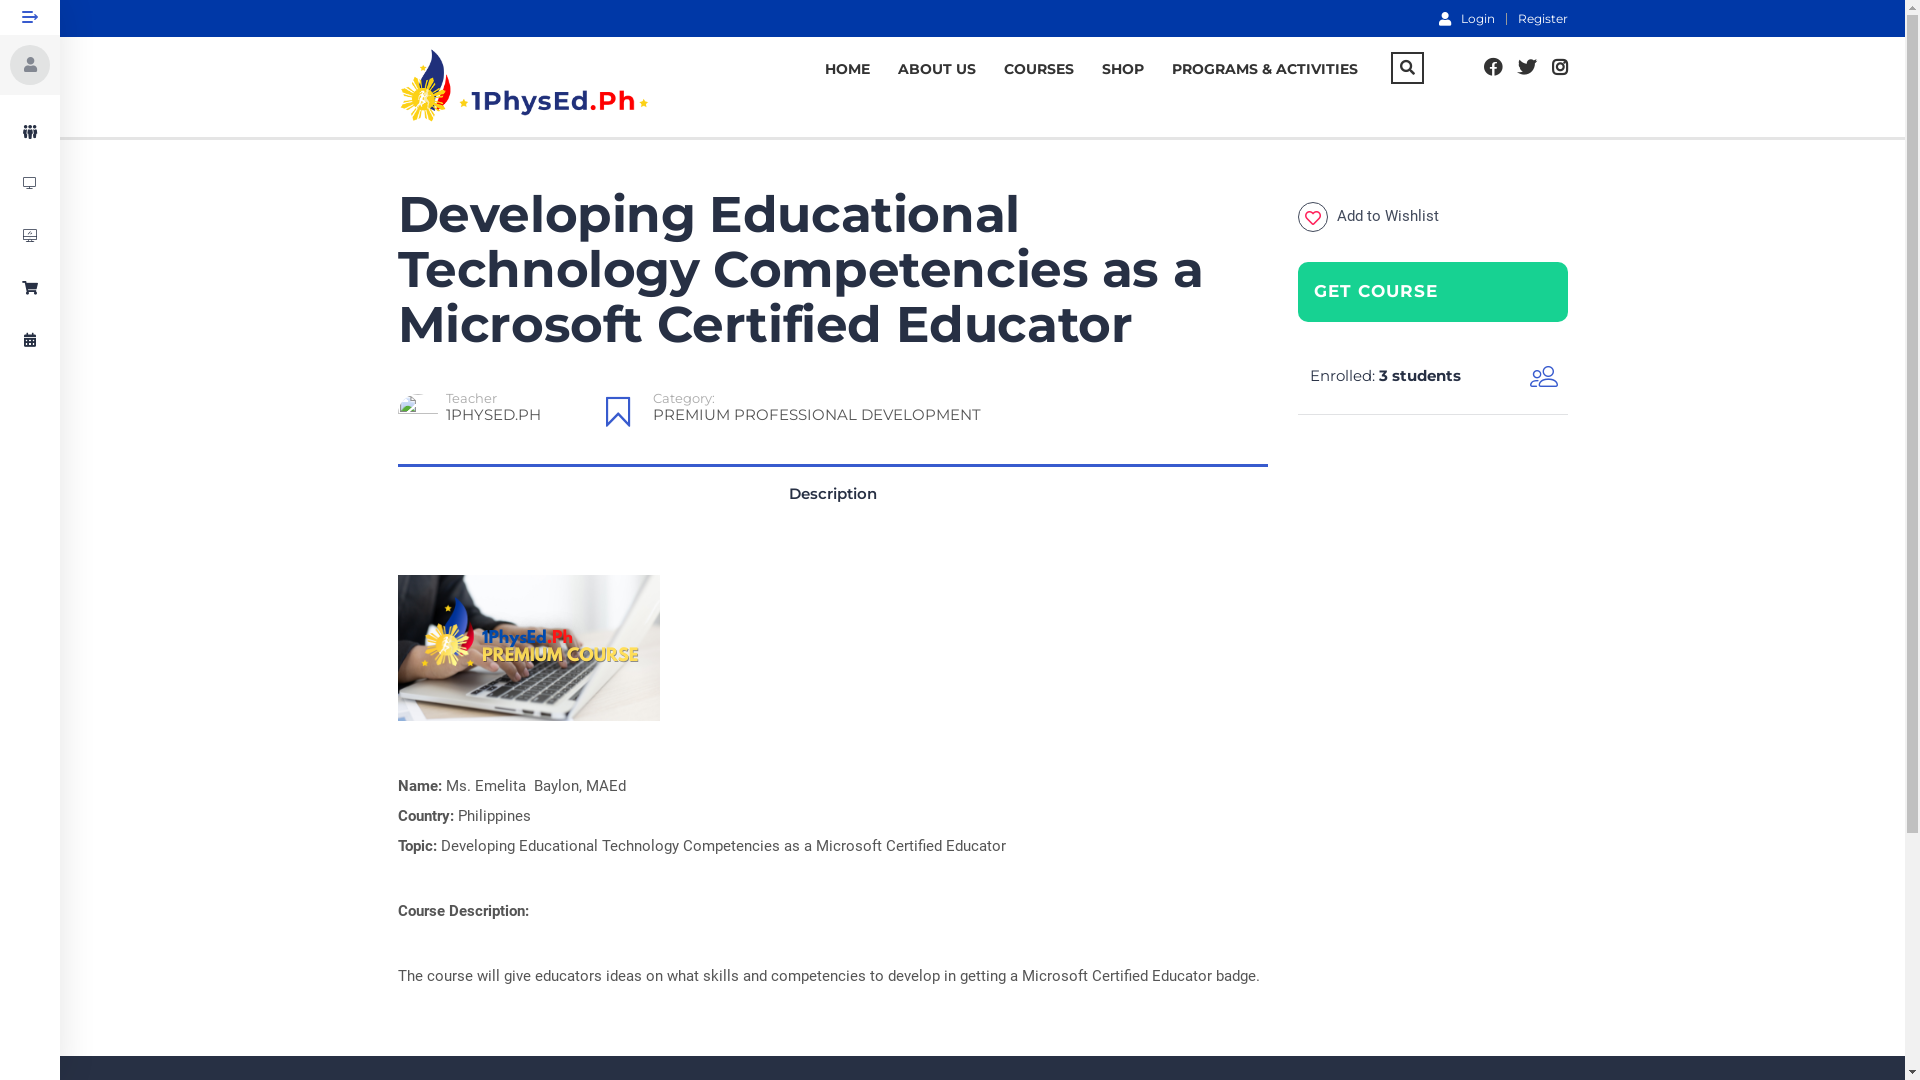  I want to click on 'PROGRAMS & ACTIVITIES', so click(1264, 68).